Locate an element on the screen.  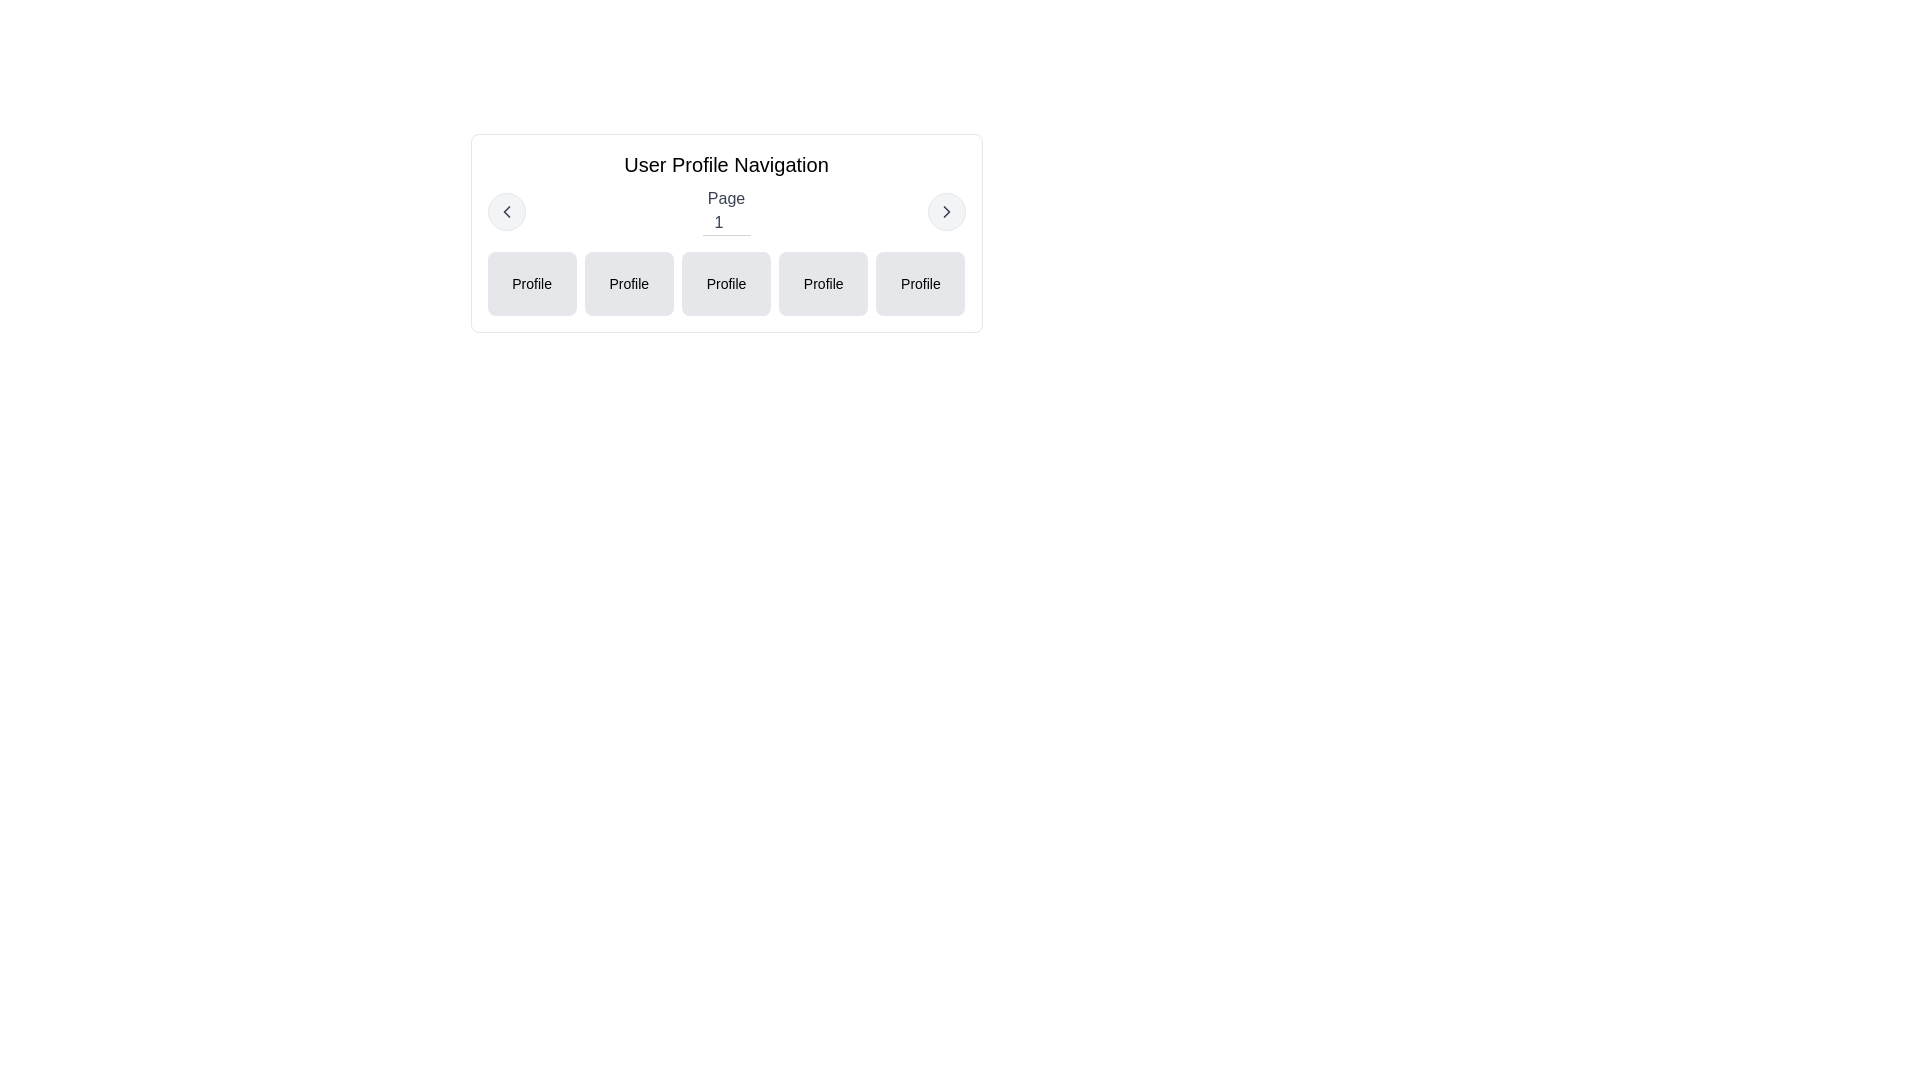
the text label displaying 'User Profile Navigation', which serves as the title of the navigation panel is located at coordinates (725, 164).